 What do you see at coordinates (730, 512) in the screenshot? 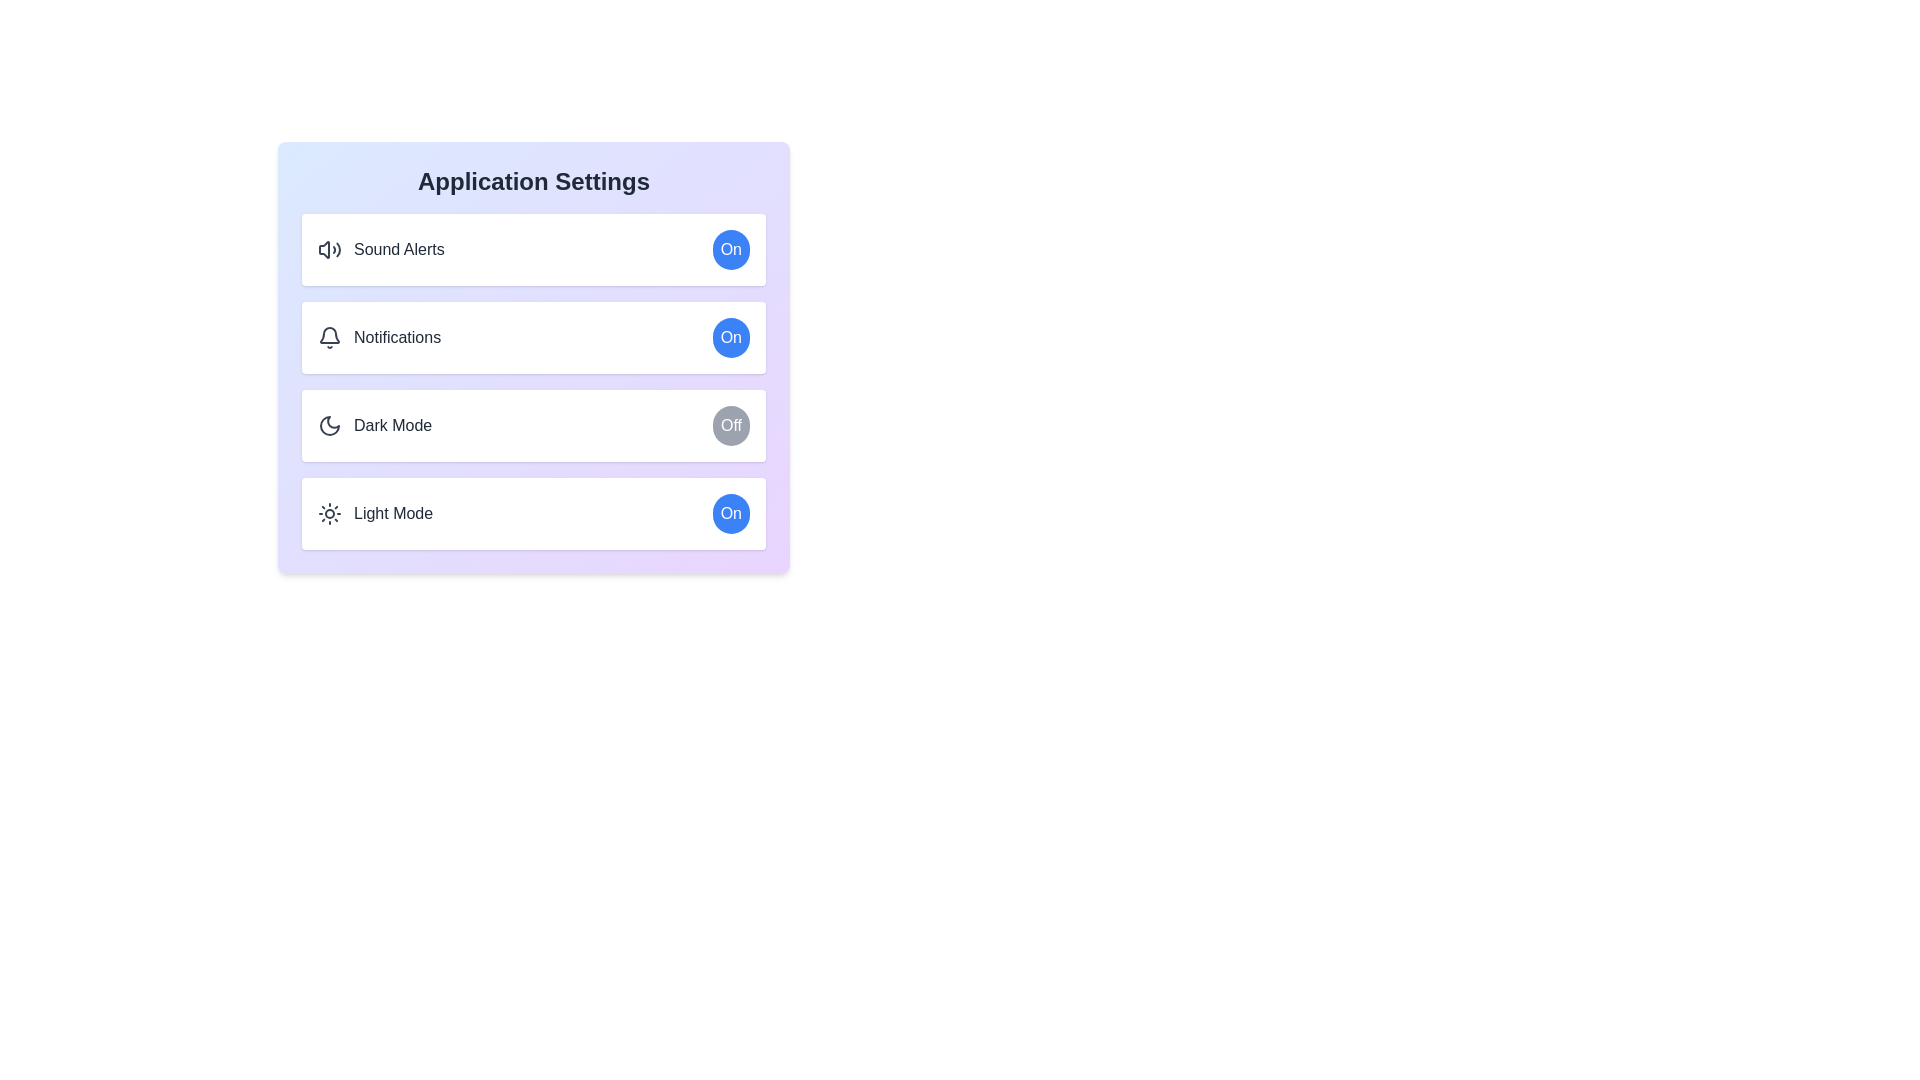
I see `the 'Light Mode' toggle button located at the far right of the 'Light Mode' row in the settings menu` at bounding box center [730, 512].